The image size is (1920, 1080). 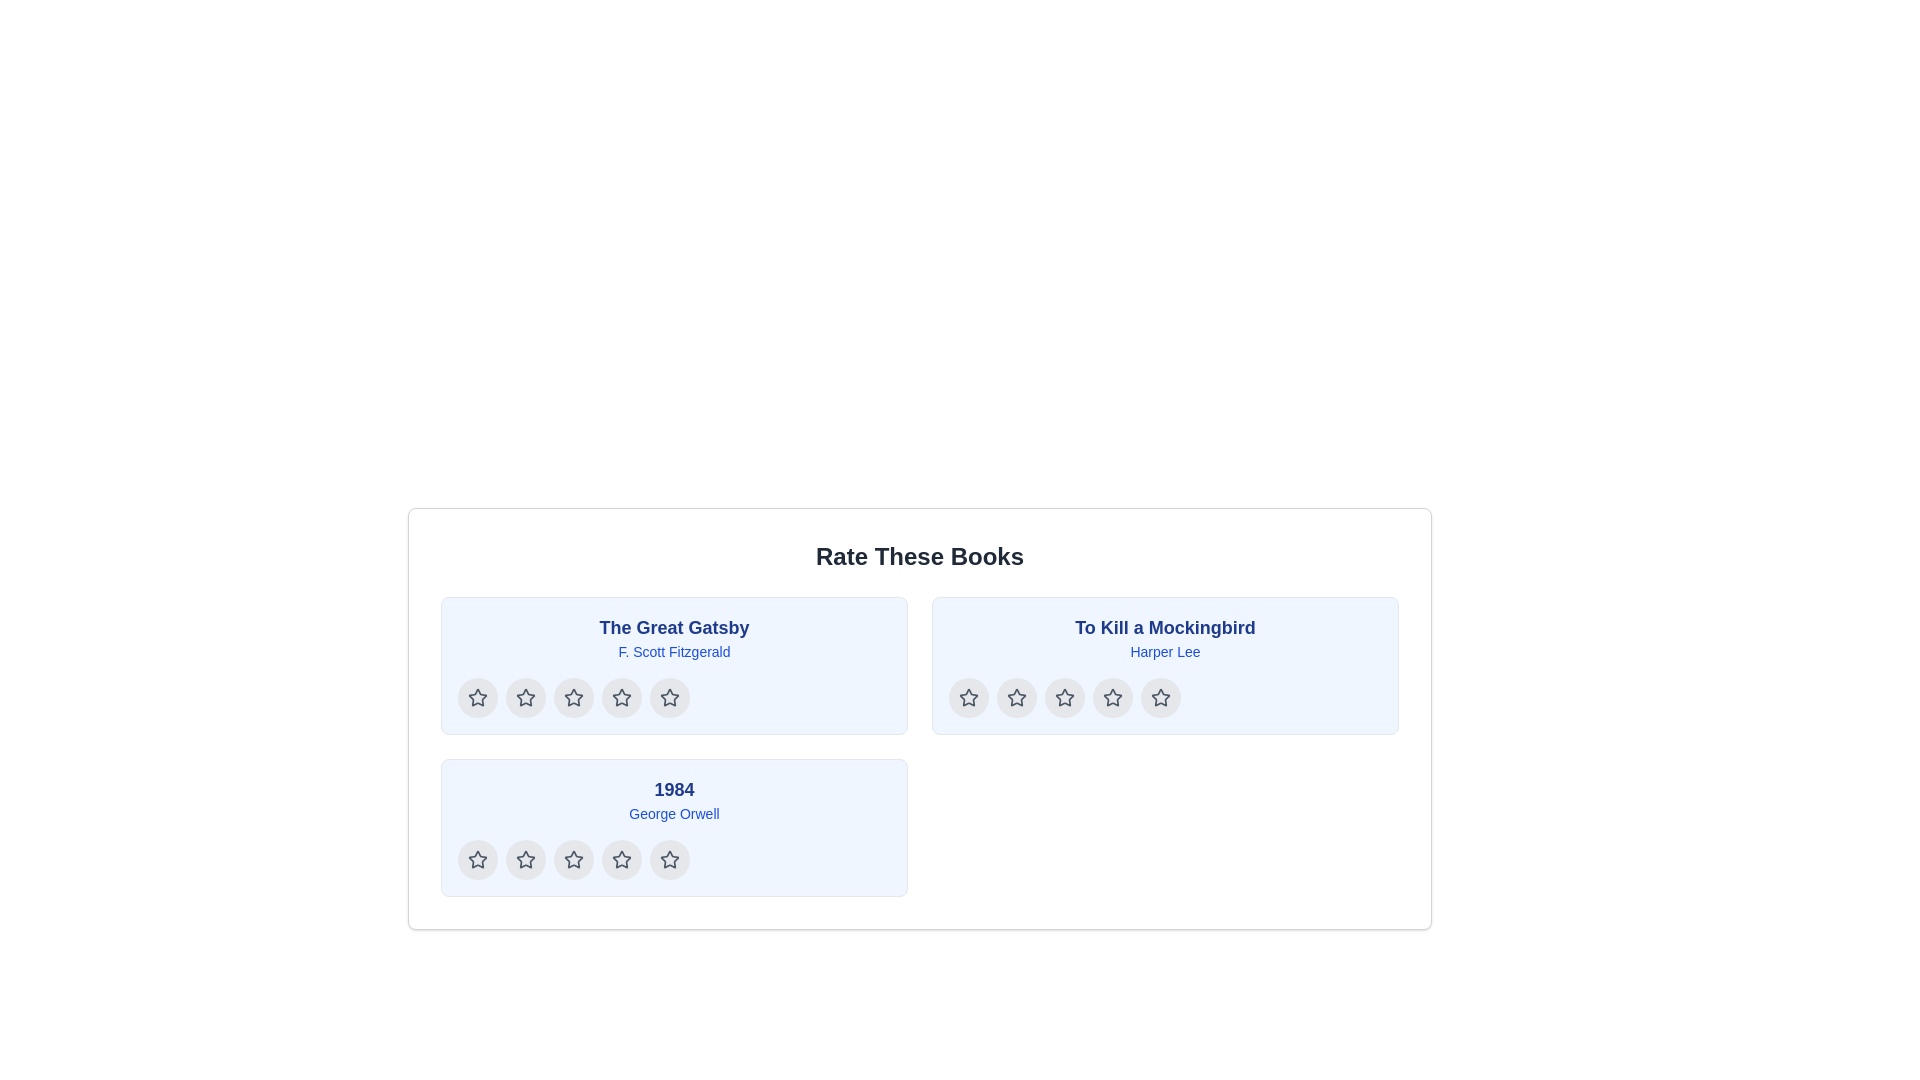 What do you see at coordinates (621, 696) in the screenshot?
I see `the fourth star icon in the rating interface below the title 'The Great Gatsby'` at bounding box center [621, 696].